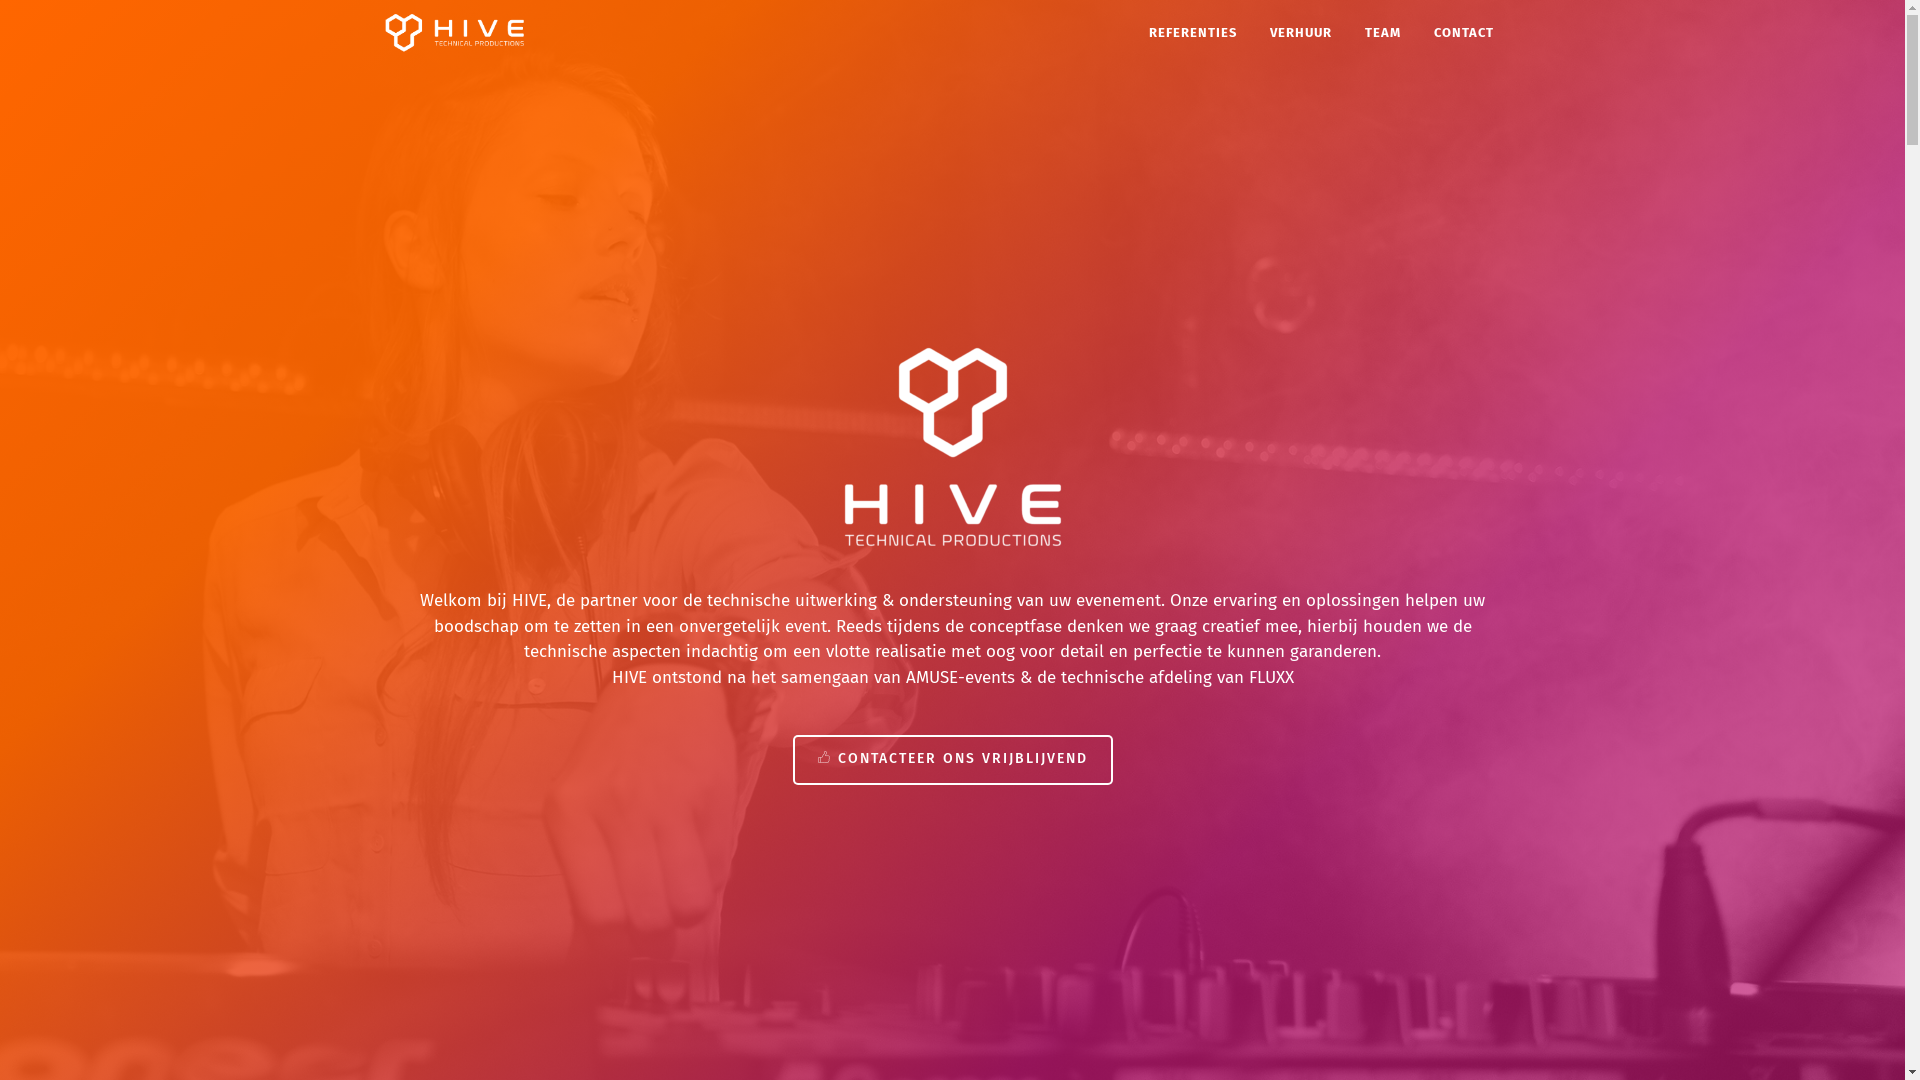  What do you see at coordinates (452, 32) in the screenshot?
I see `'Hive'` at bounding box center [452, 32].